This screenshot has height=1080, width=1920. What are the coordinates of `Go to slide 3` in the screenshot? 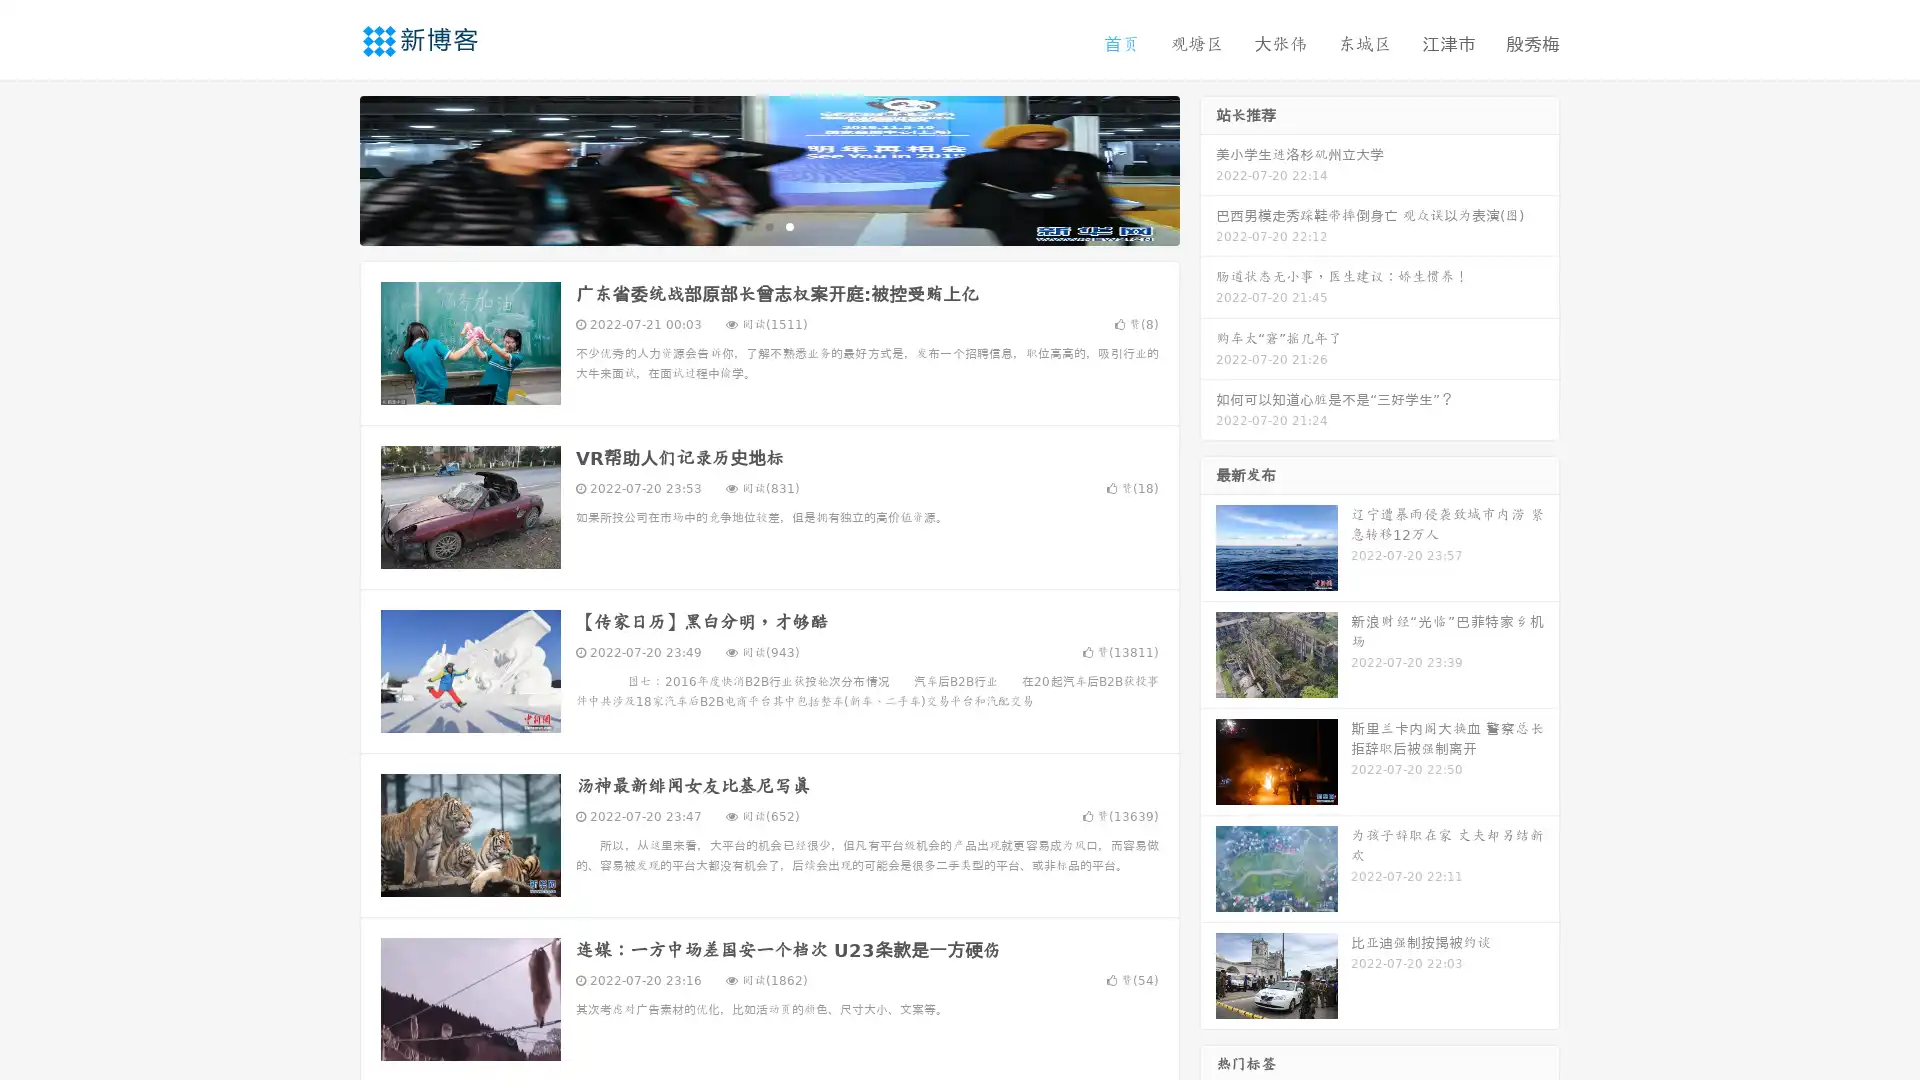 It's located at (789, 225).